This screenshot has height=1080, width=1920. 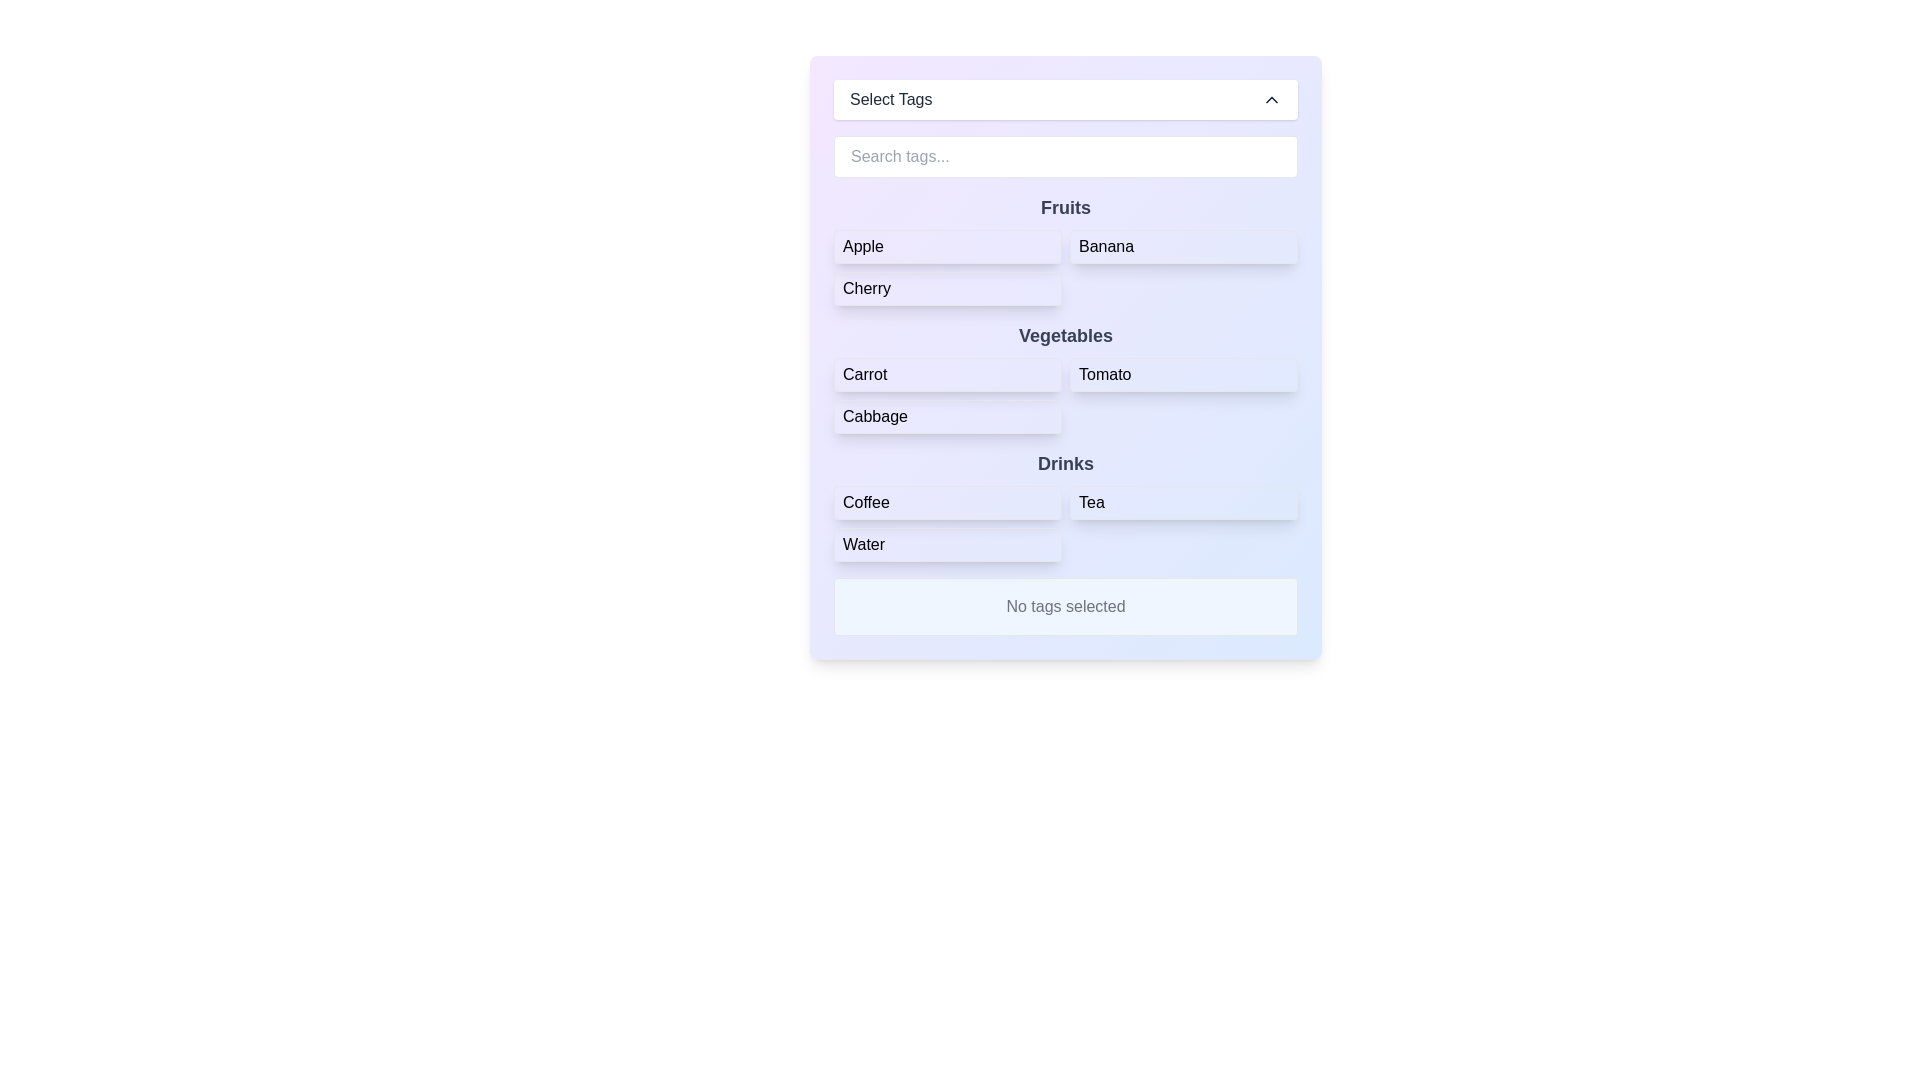 I want to click on the 'Cabbage' text label located under the 'Vegetables' section, so click(x=875, y=415).